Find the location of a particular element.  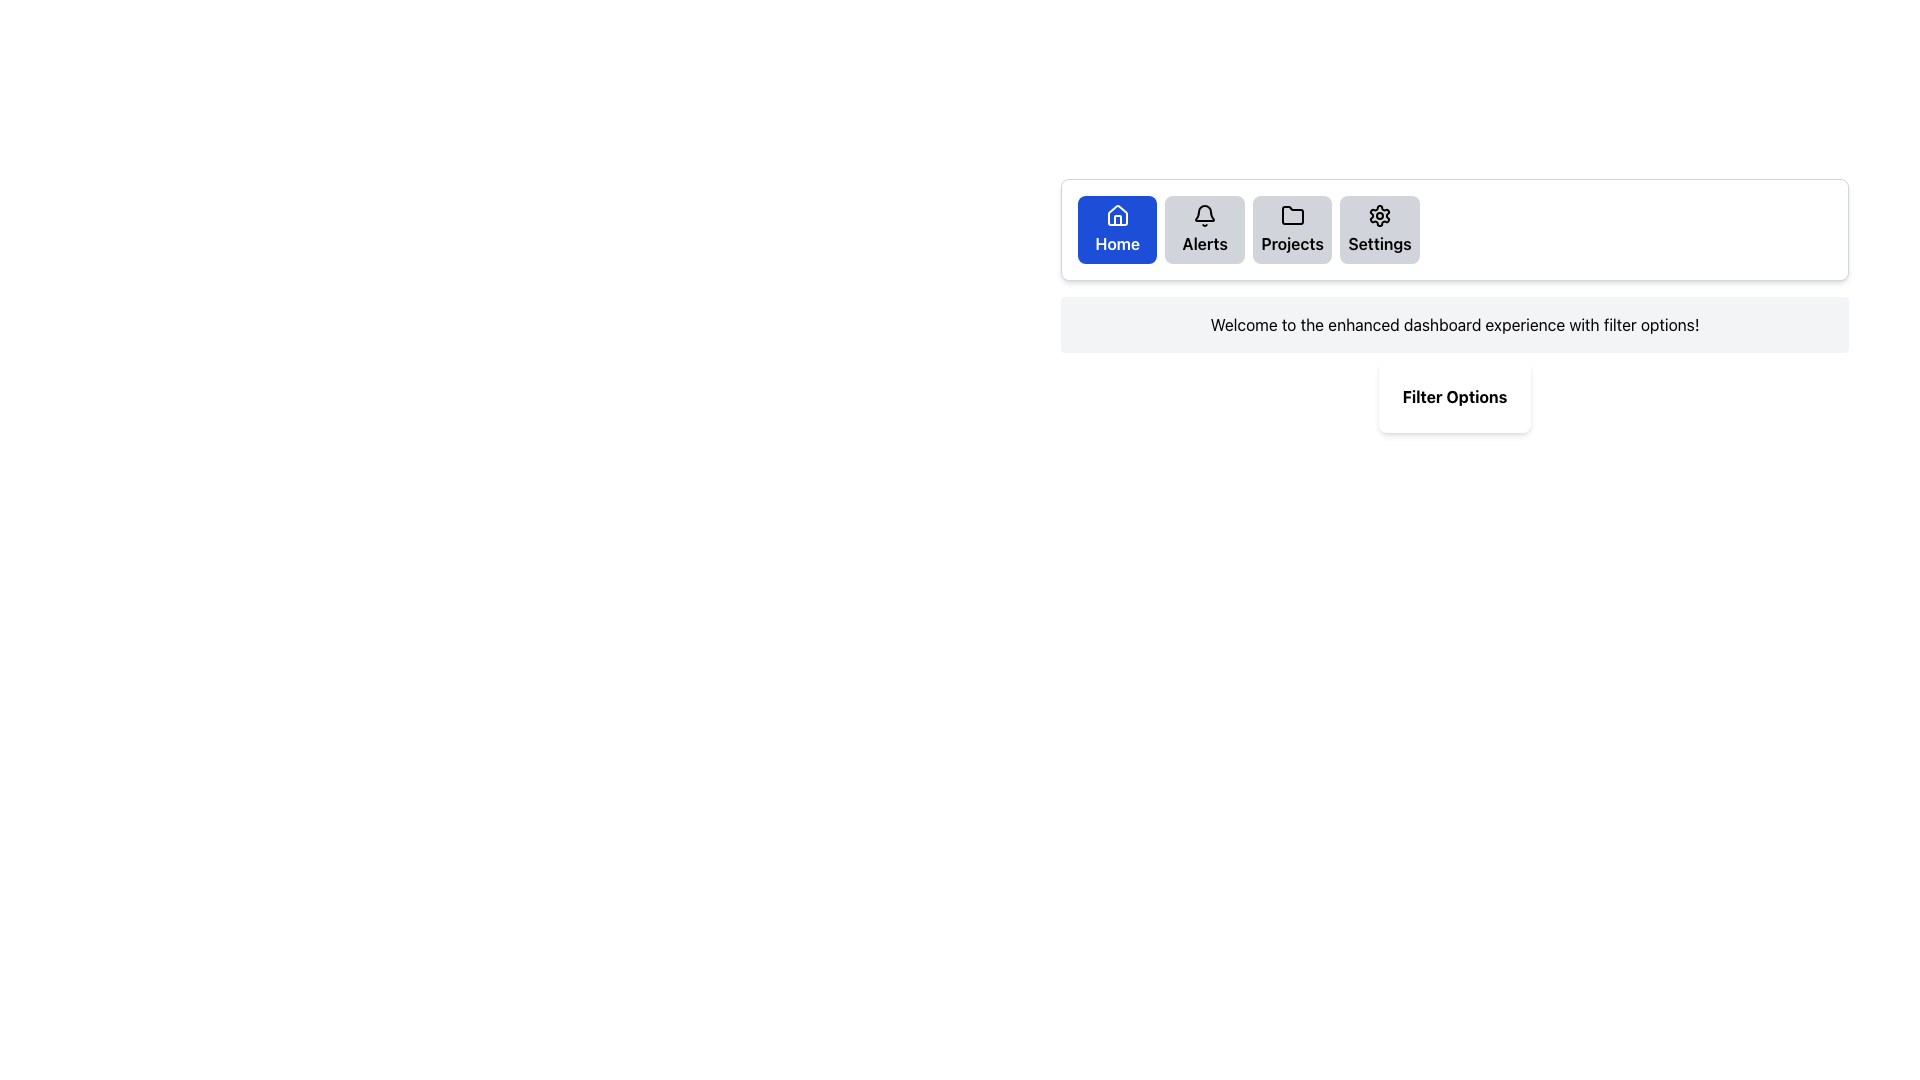

the fourth button is located at coordinates (1379, 229).